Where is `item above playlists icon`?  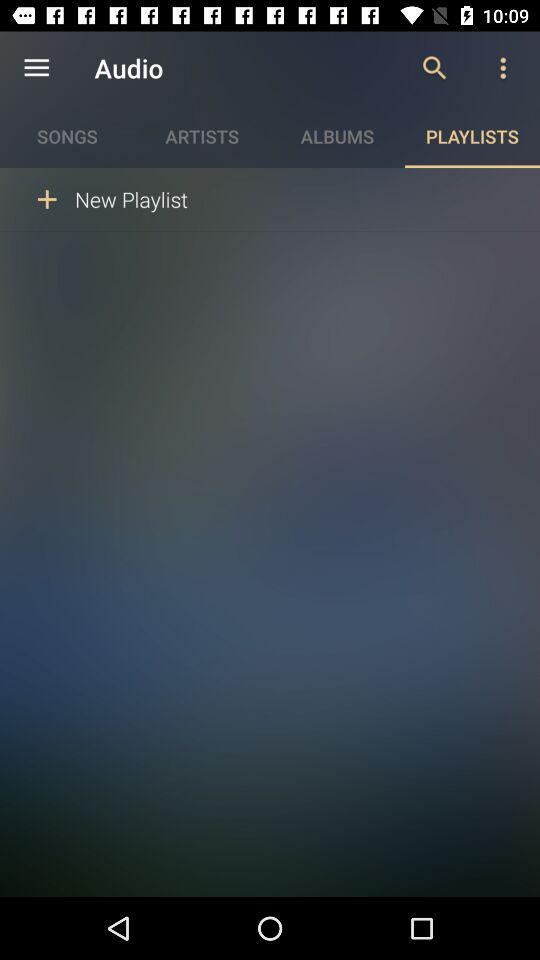
item above playlists icon is located at coordinates (434, 68).